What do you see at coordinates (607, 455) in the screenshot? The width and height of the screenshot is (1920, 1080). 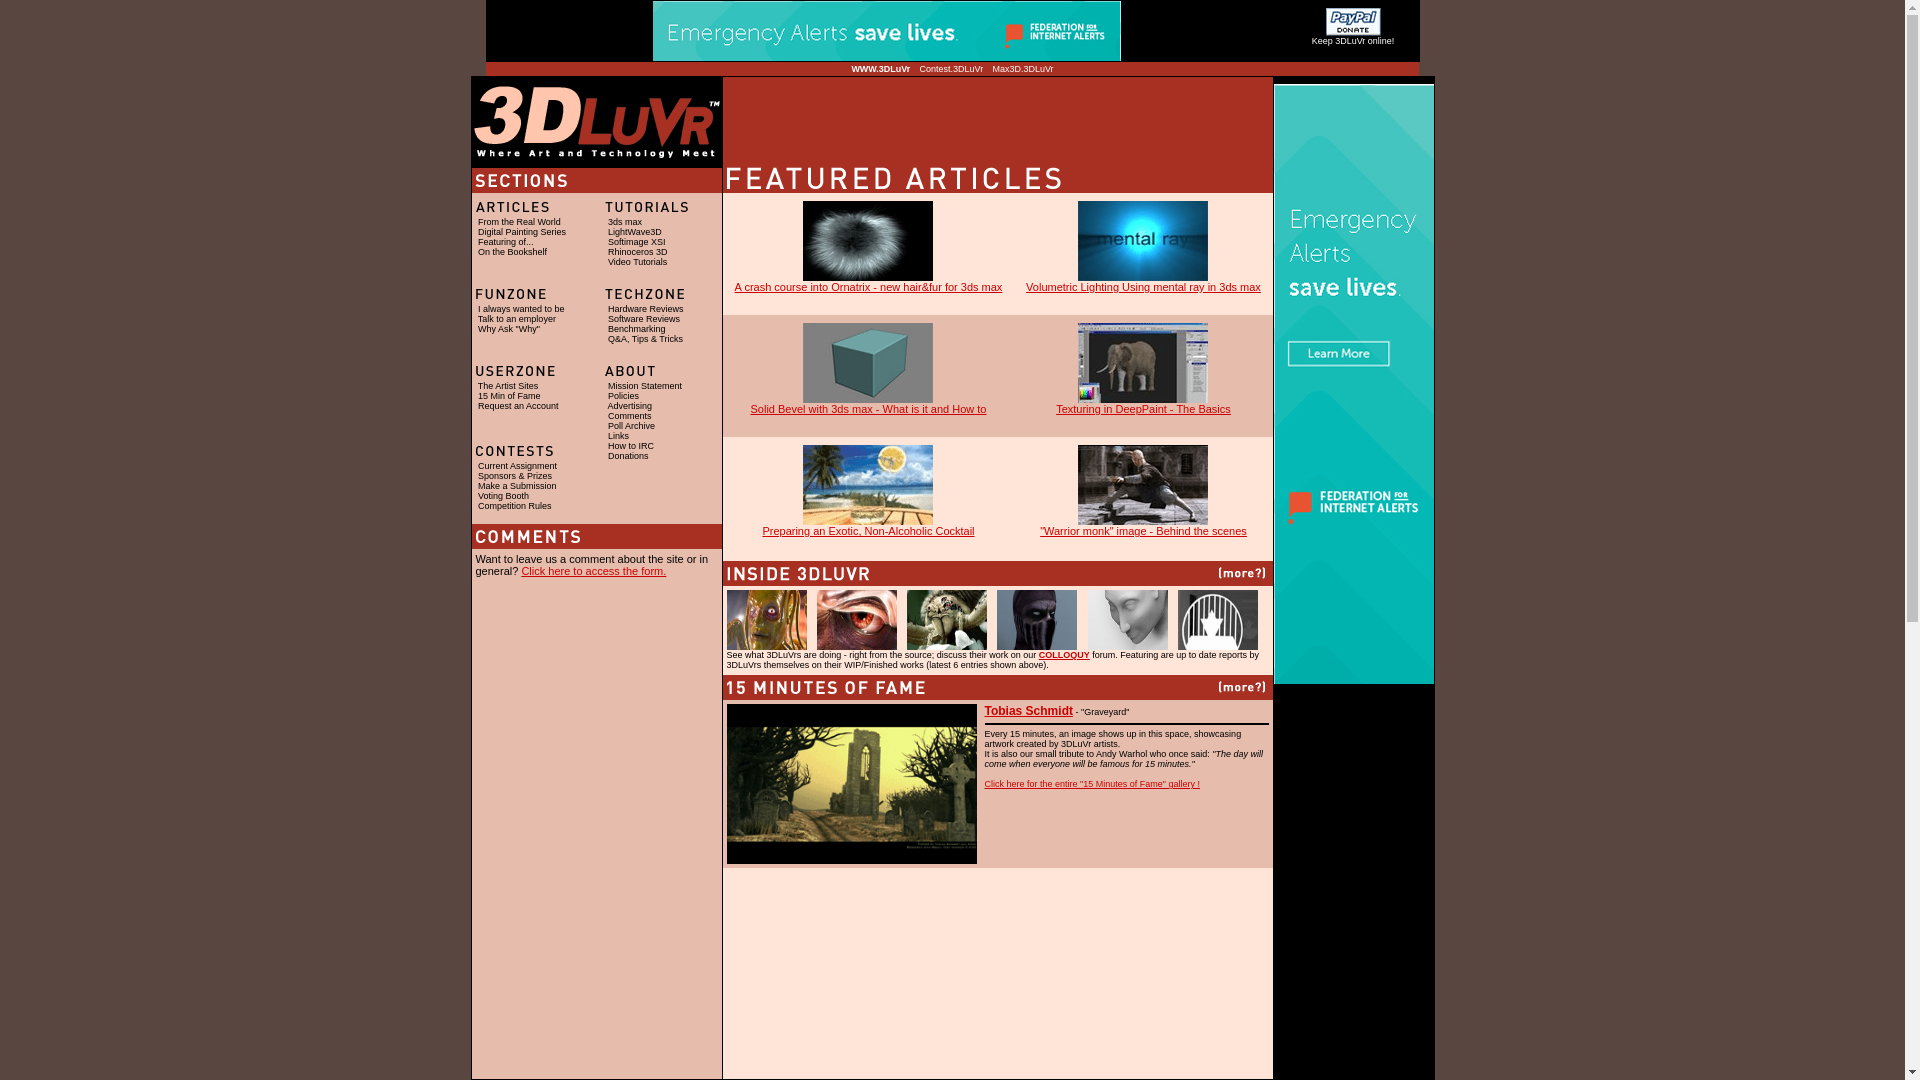 I see `'Donations'` at bounding box center [607, 455].